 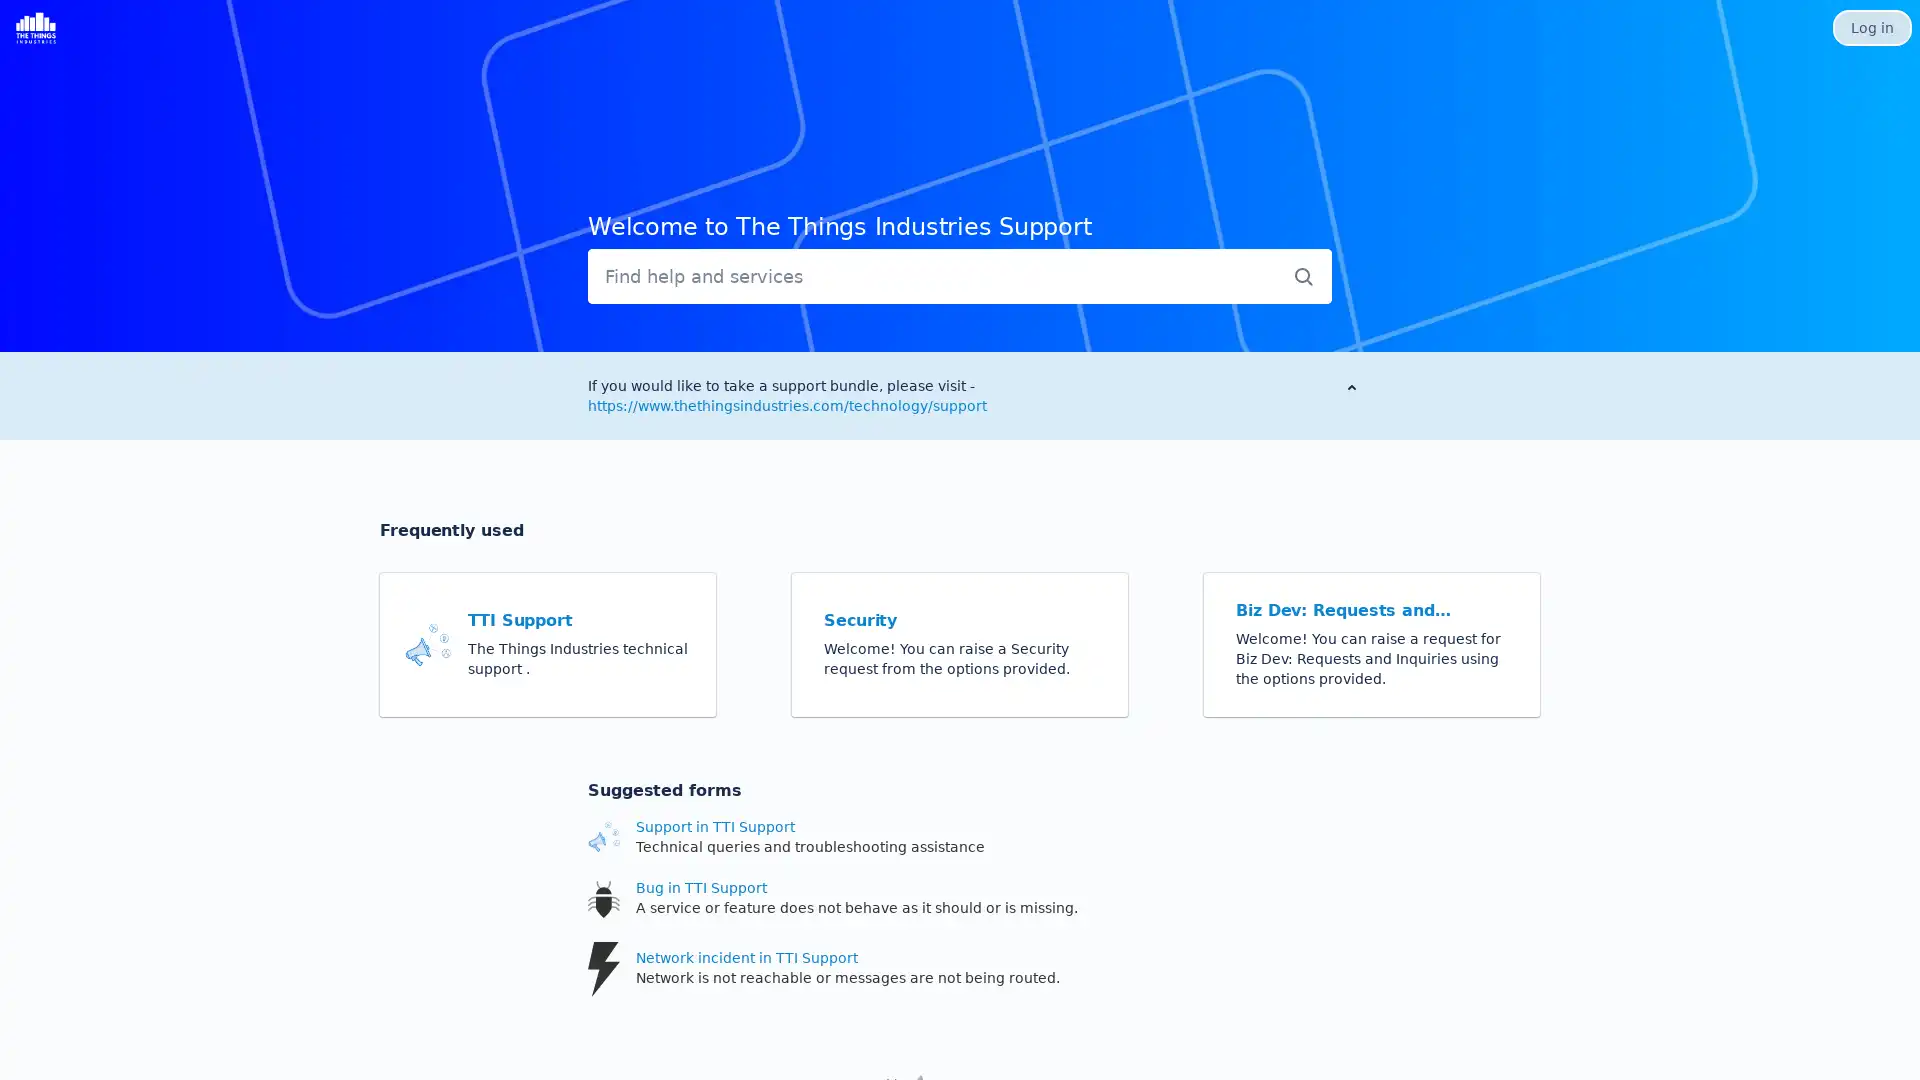 What do you see at coordinates (1304, 276) in the screenshot?
I see `Submit search query` at bounding box center [1304, 276].